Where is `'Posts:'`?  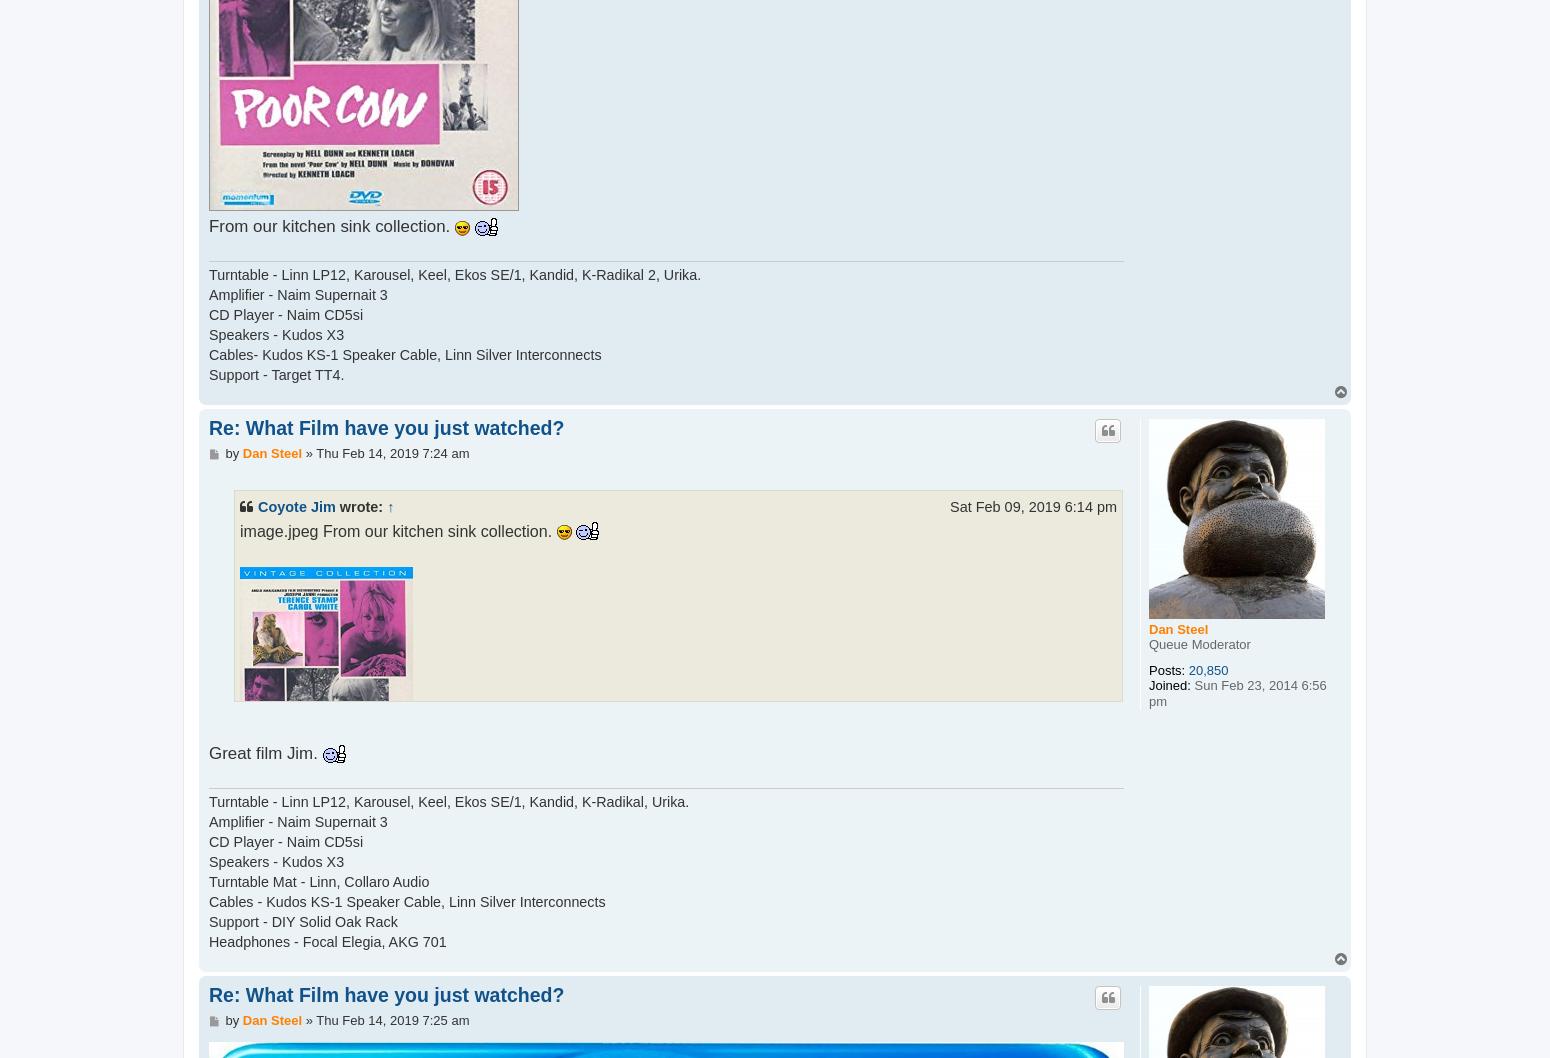 'Posts:' is located at coordinates (1166, 668).